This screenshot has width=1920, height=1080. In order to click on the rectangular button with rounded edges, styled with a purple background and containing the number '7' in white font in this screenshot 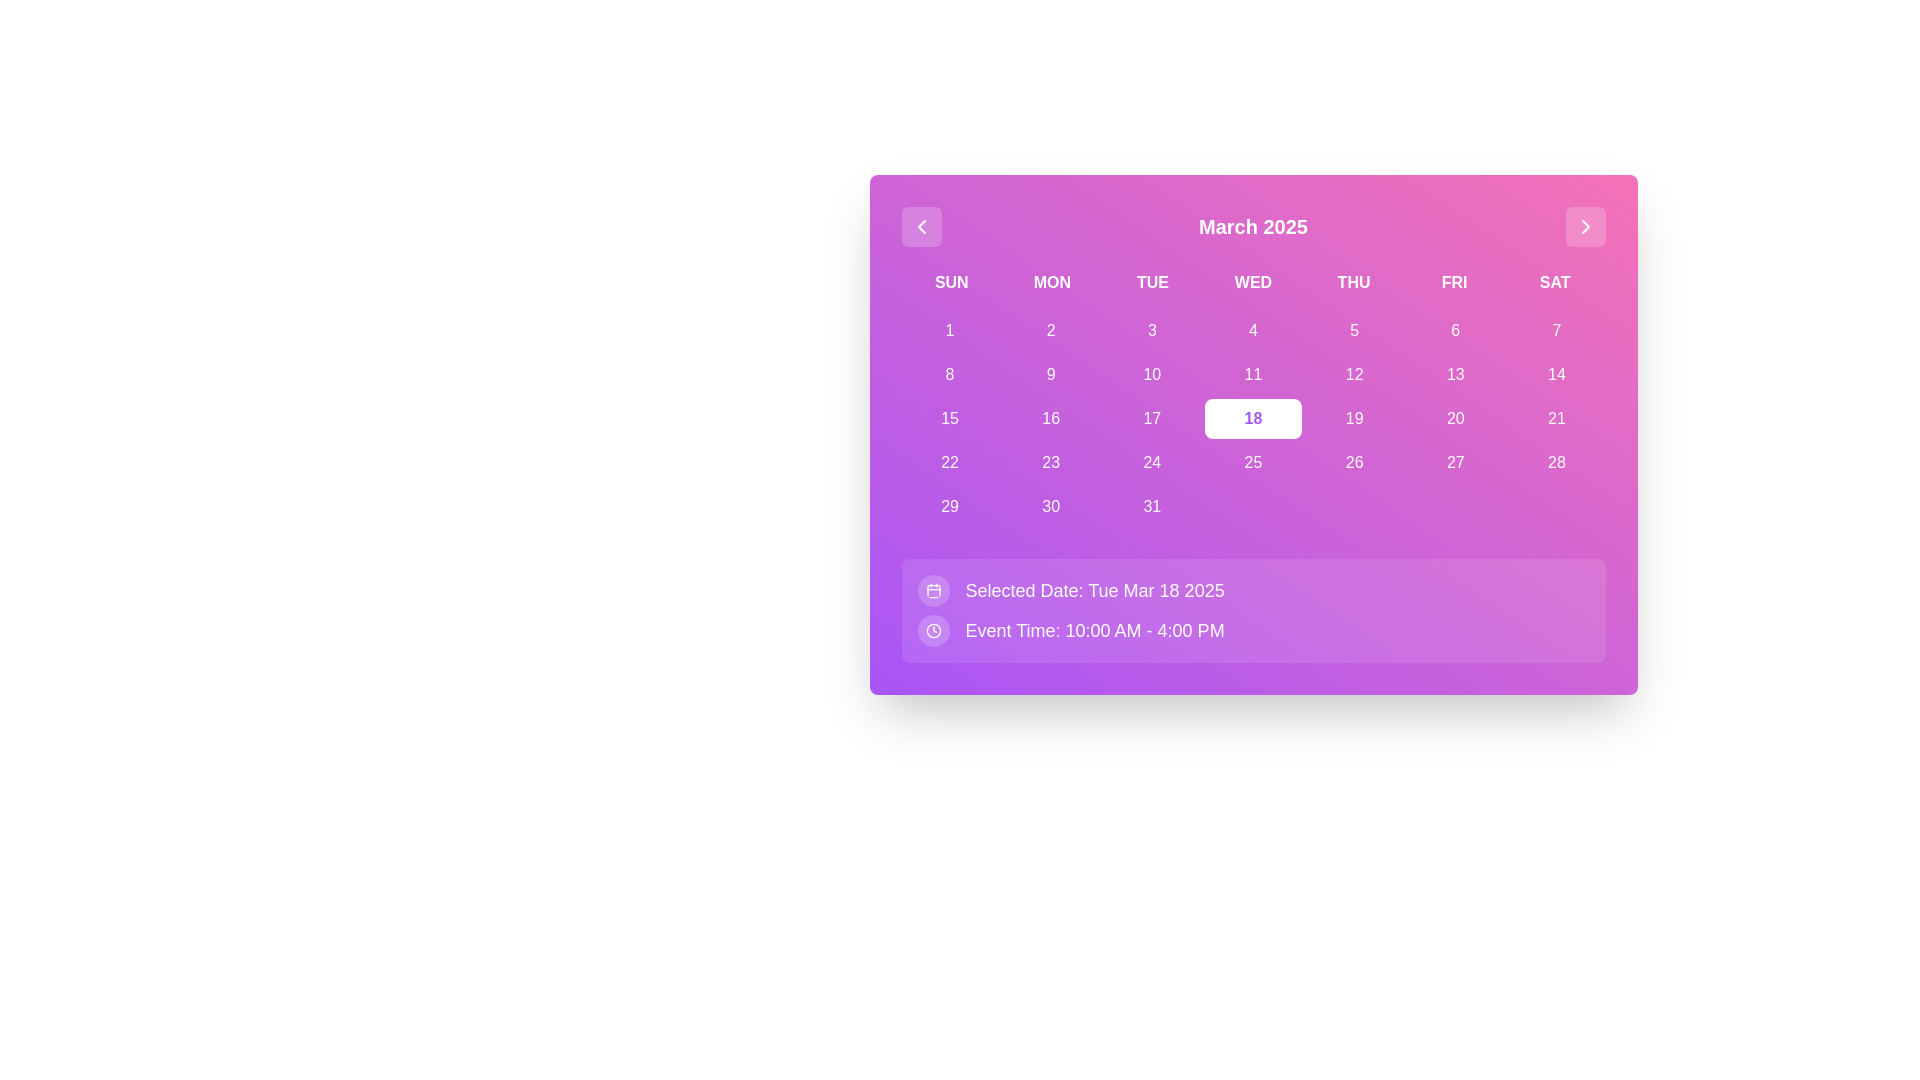, I will do `click(1555, 330)`.